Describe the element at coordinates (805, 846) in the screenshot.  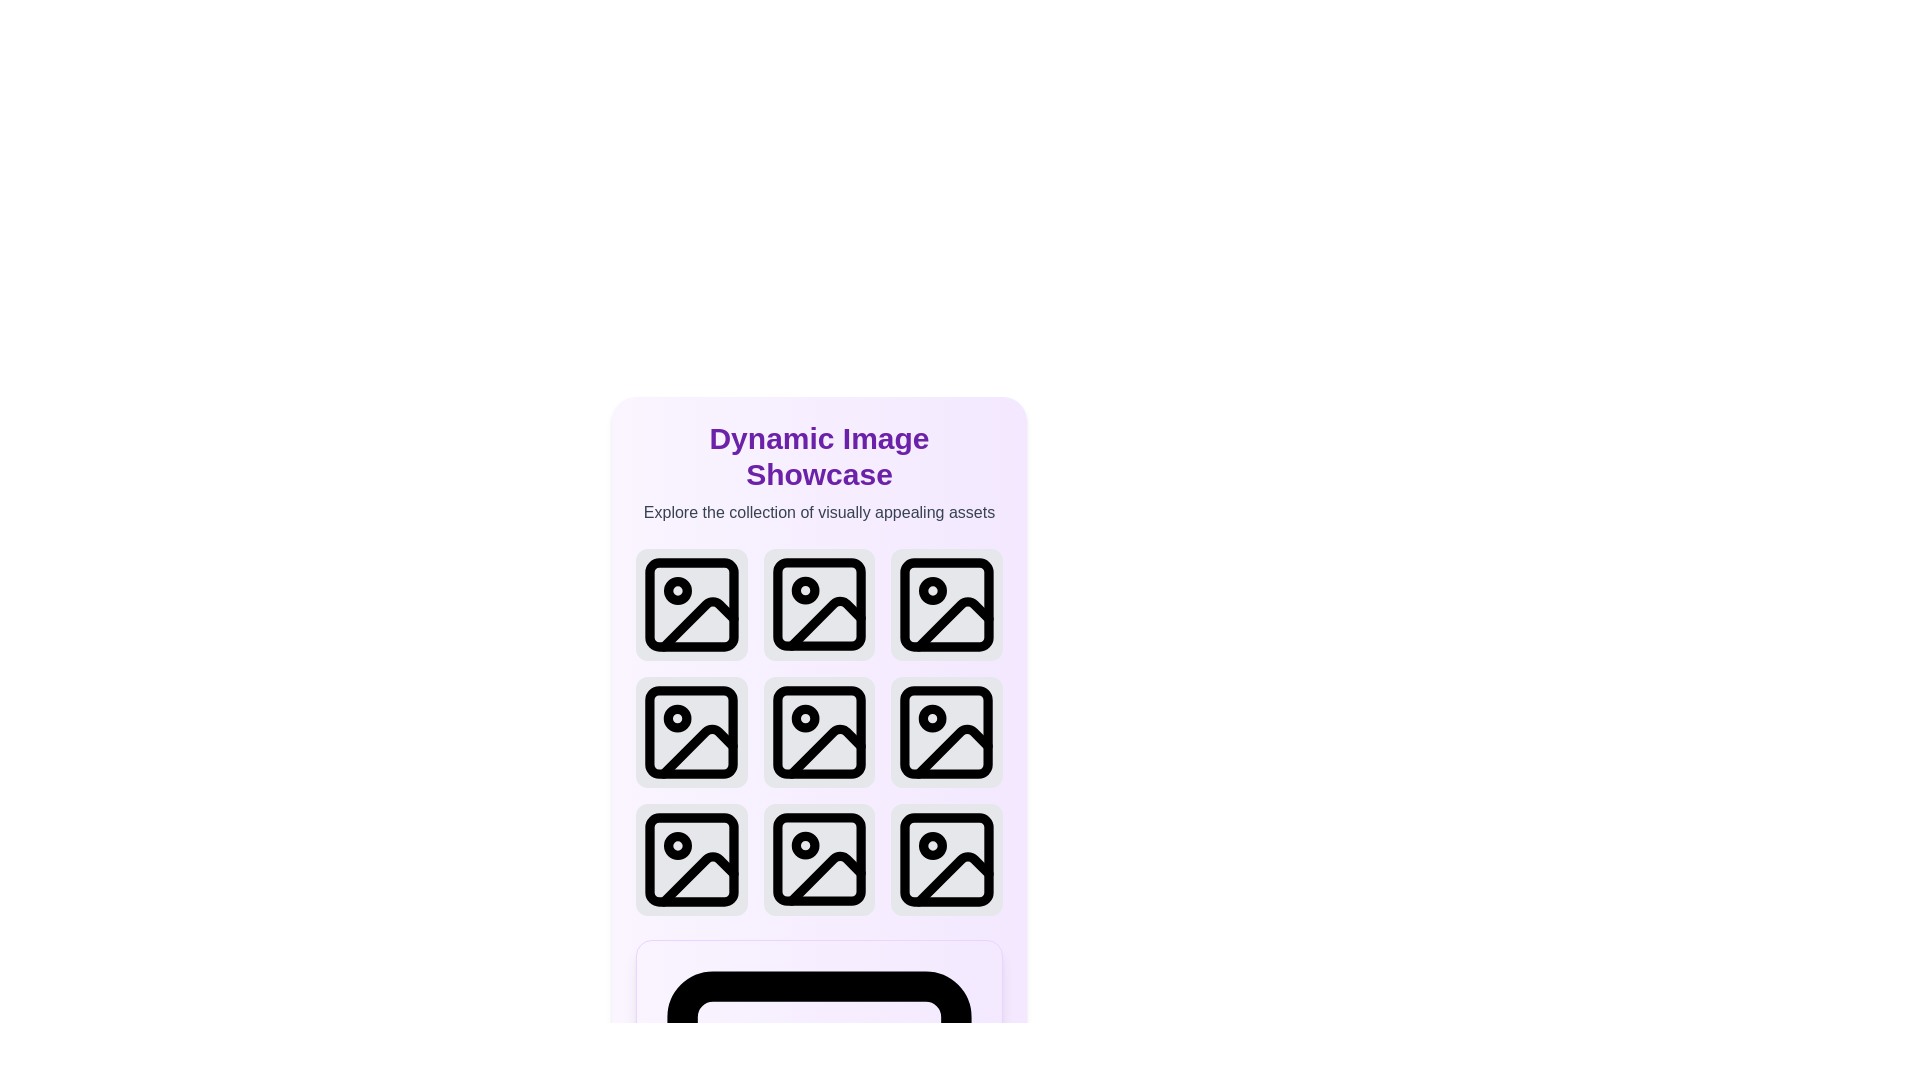
I see `the small circular symbol located in the center of the bottom-middle image placeholder in the 3x3 grid` at that location.